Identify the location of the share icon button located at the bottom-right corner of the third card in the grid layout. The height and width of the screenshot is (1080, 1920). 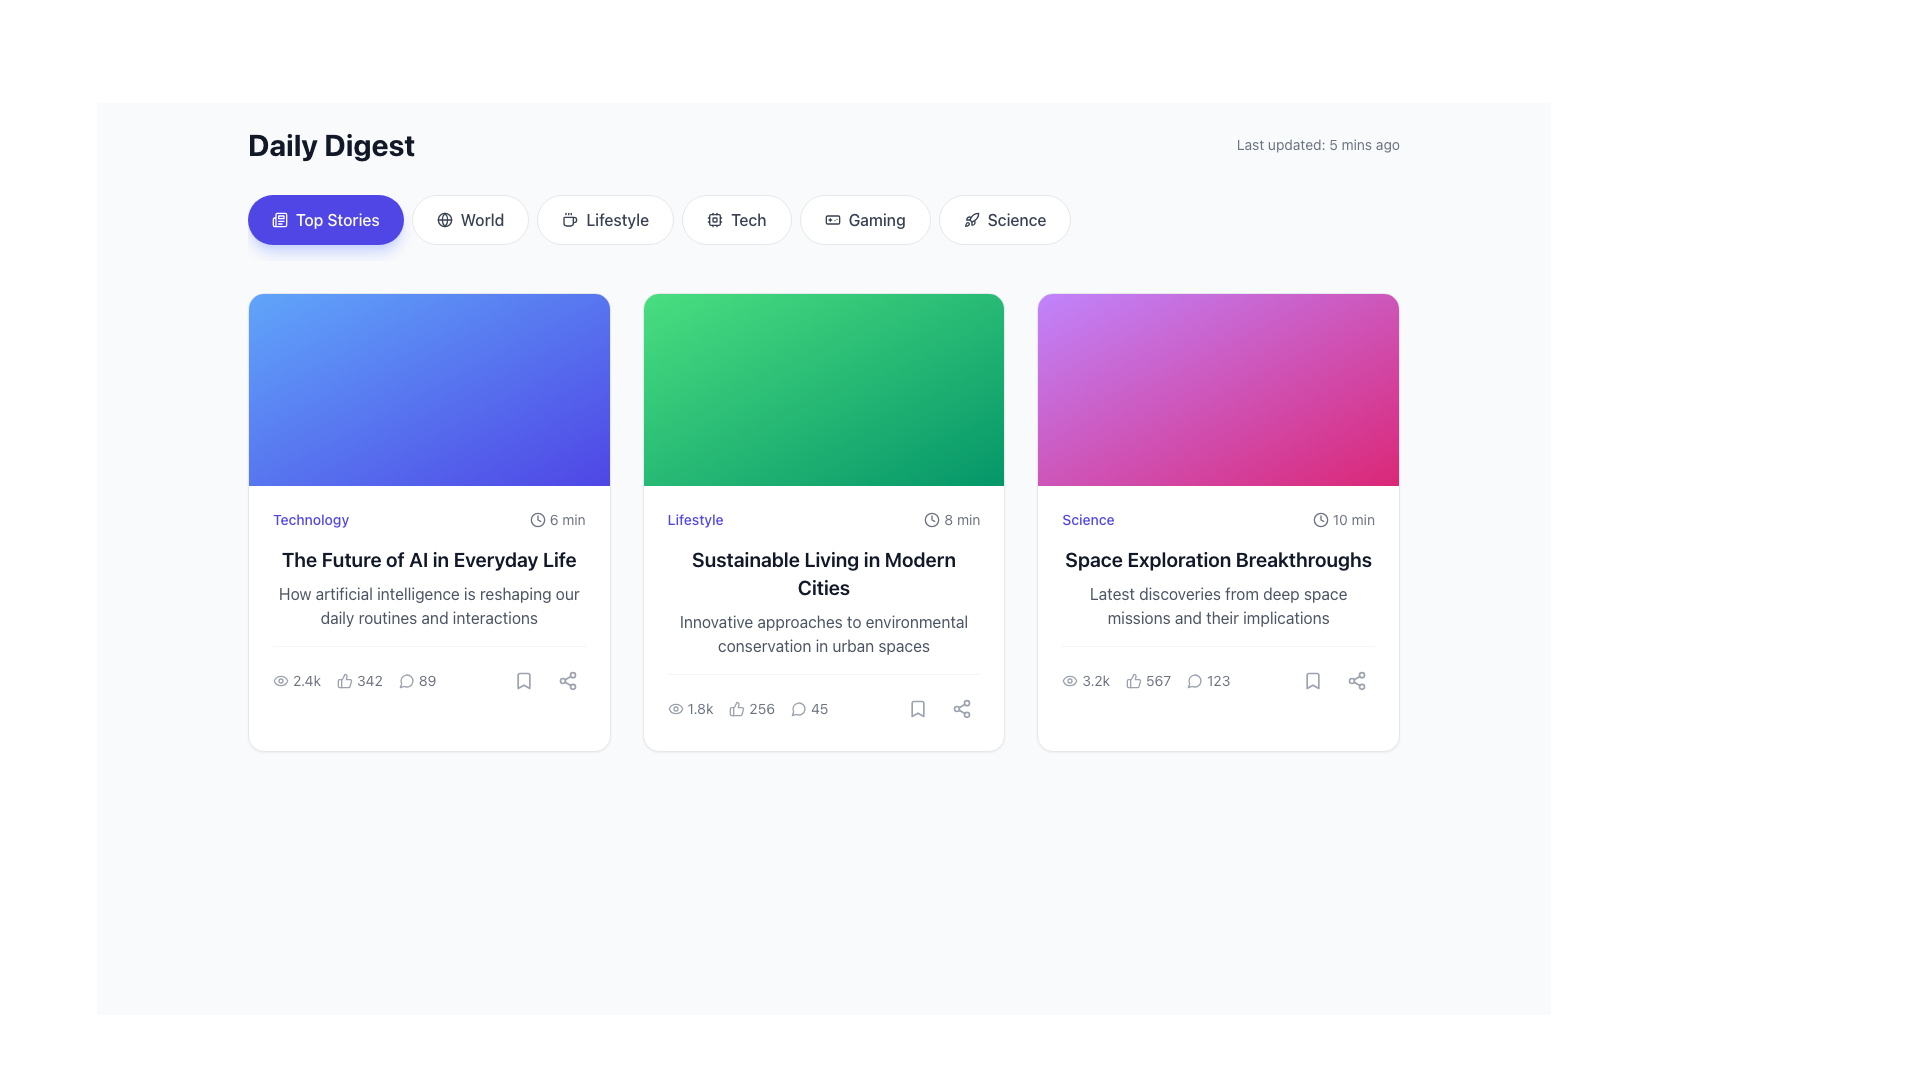
(962, 708).